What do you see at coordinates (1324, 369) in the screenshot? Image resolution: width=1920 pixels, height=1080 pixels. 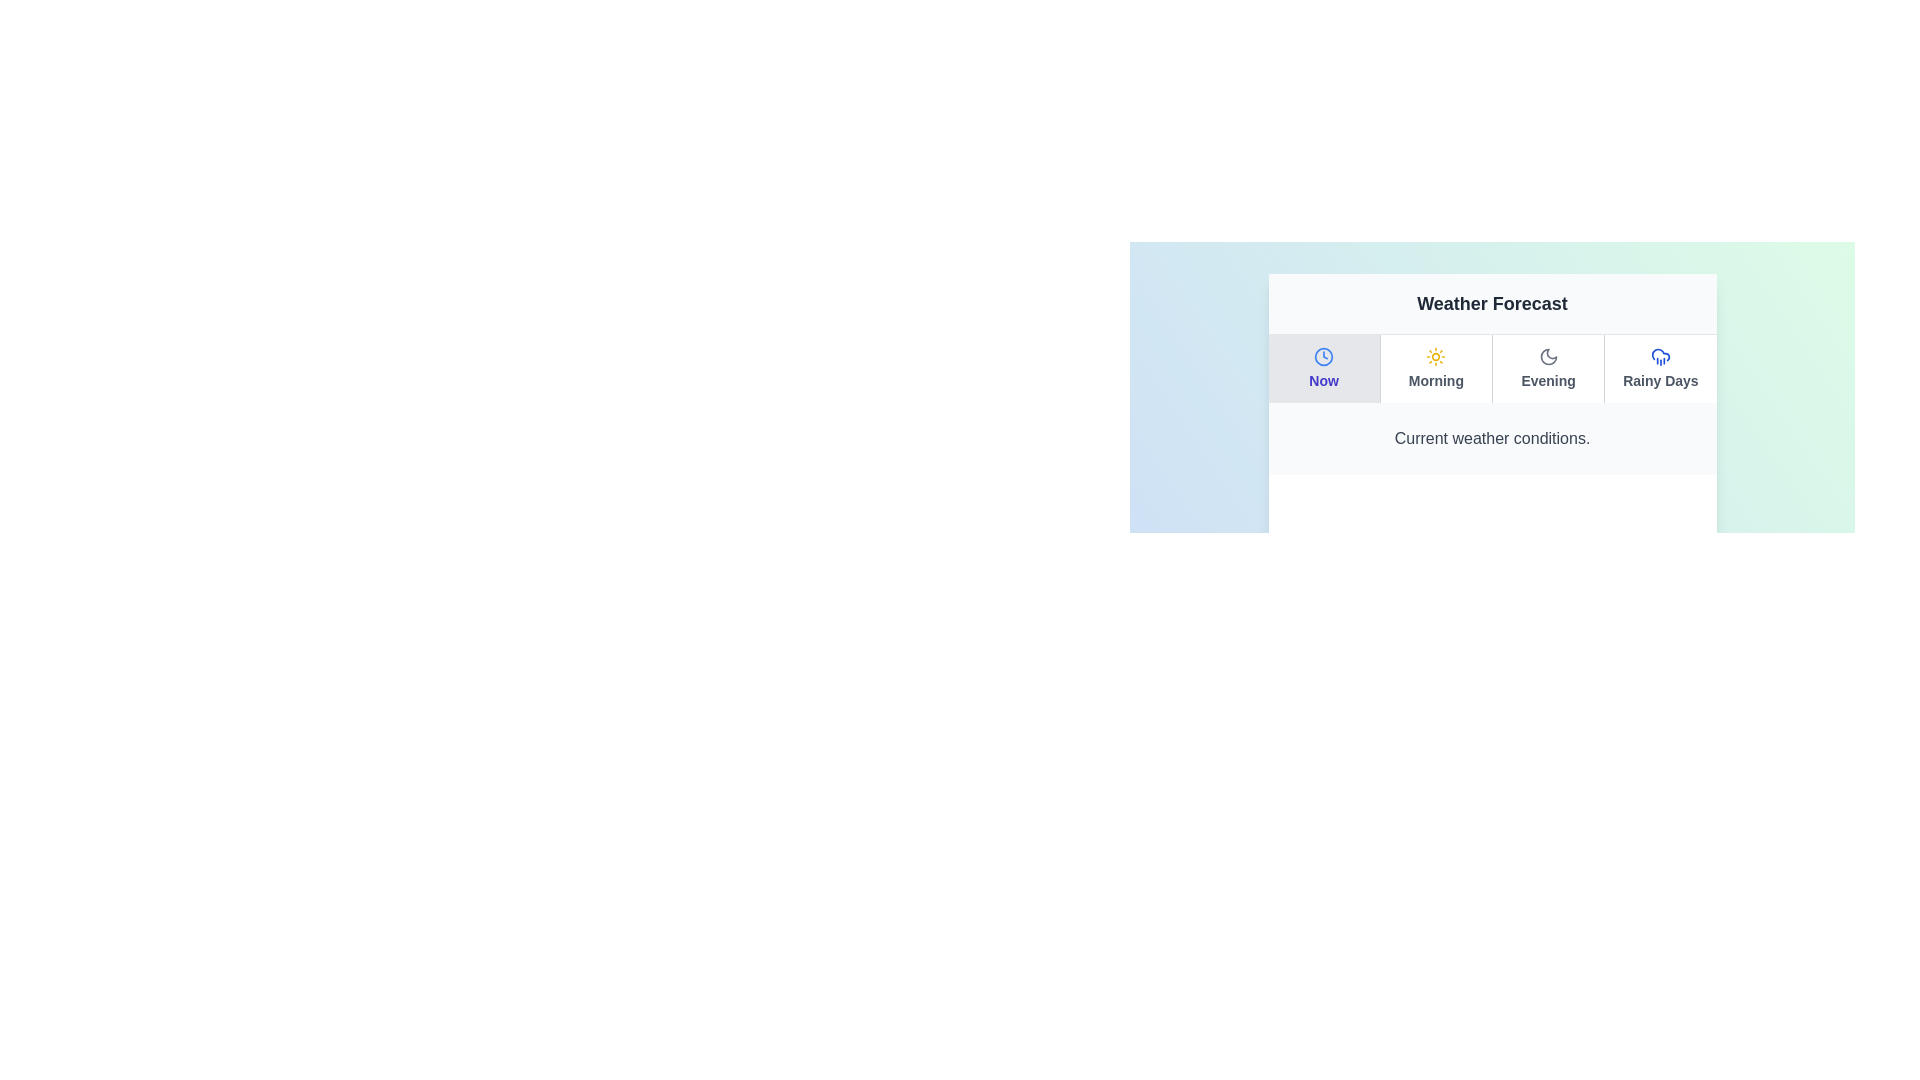 I see `the button labeled 'Now', which is a rectangular button with a light gray background and an indigo-colored bold text` at bounding box center [1324, 369].